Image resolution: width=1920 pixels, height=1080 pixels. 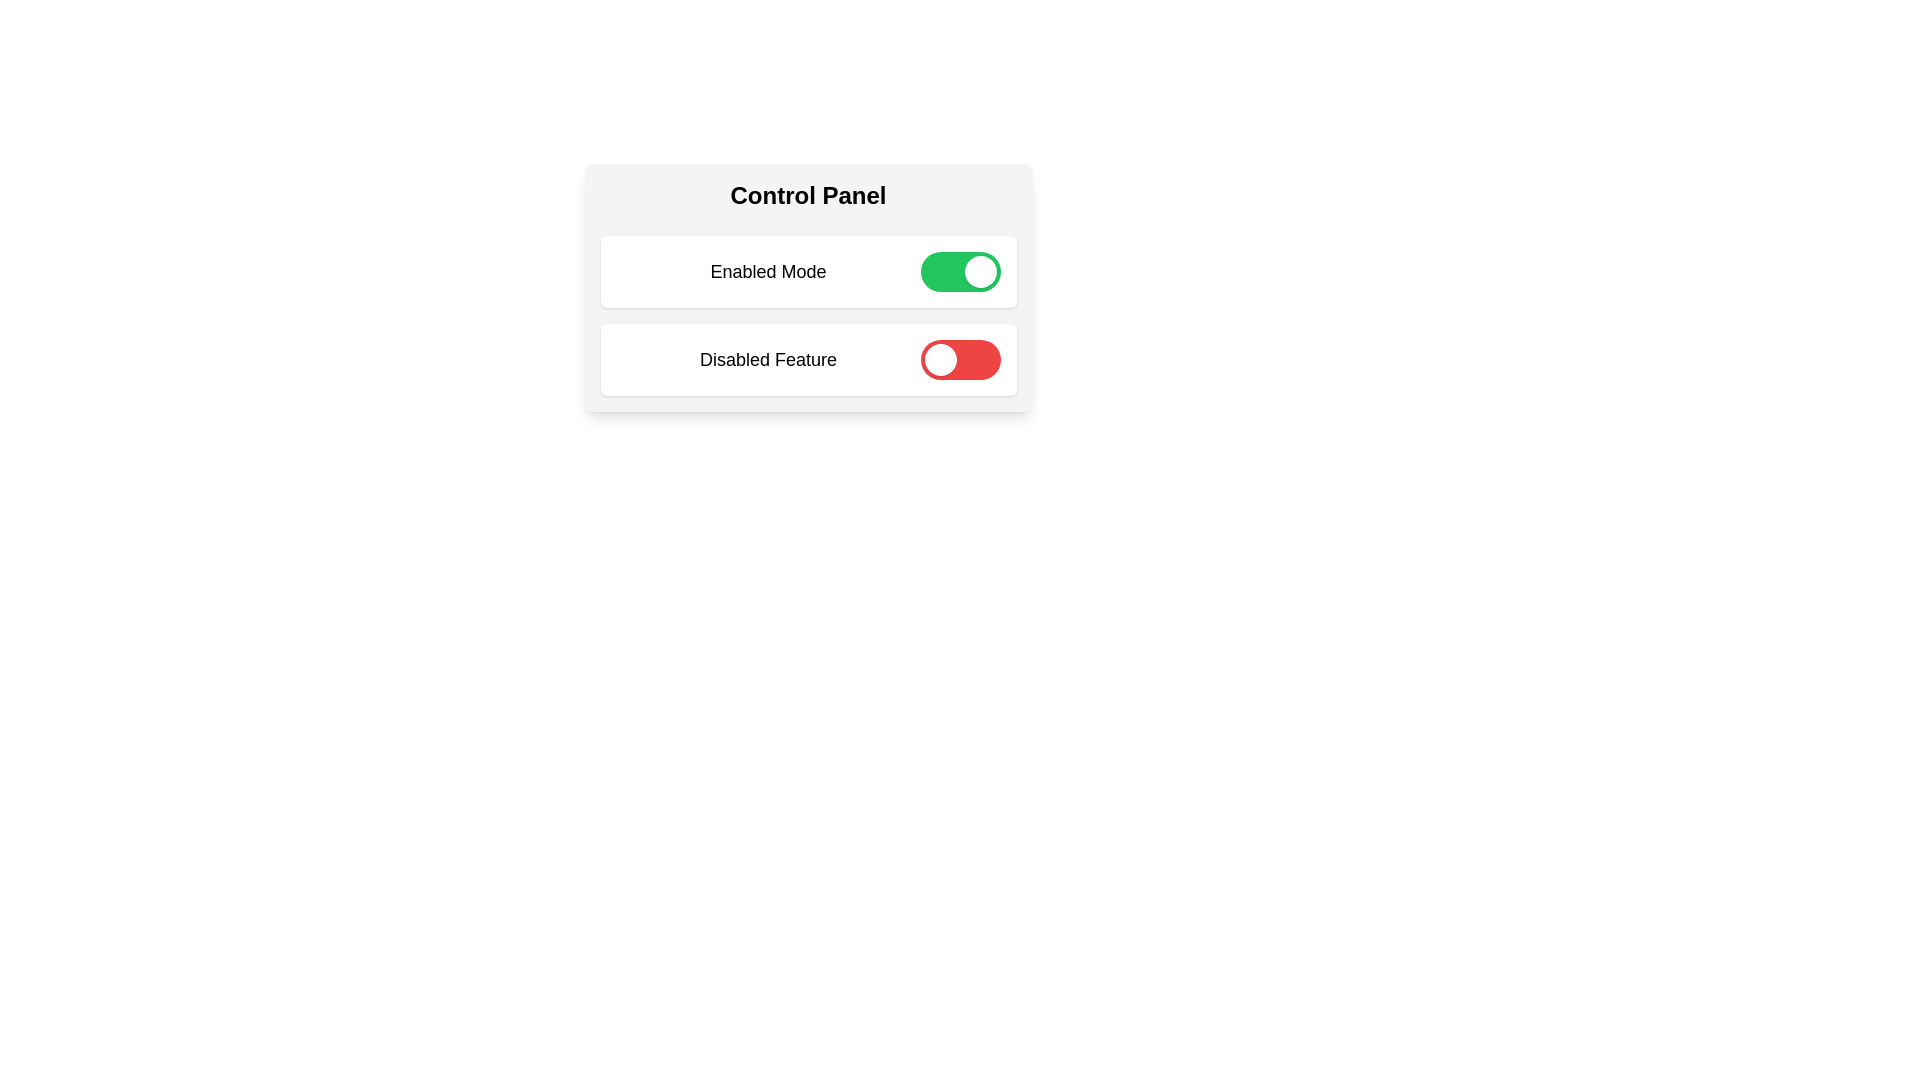 I want to click on the label Disabled Feature to focus or select it, so click(x=767, y=358).